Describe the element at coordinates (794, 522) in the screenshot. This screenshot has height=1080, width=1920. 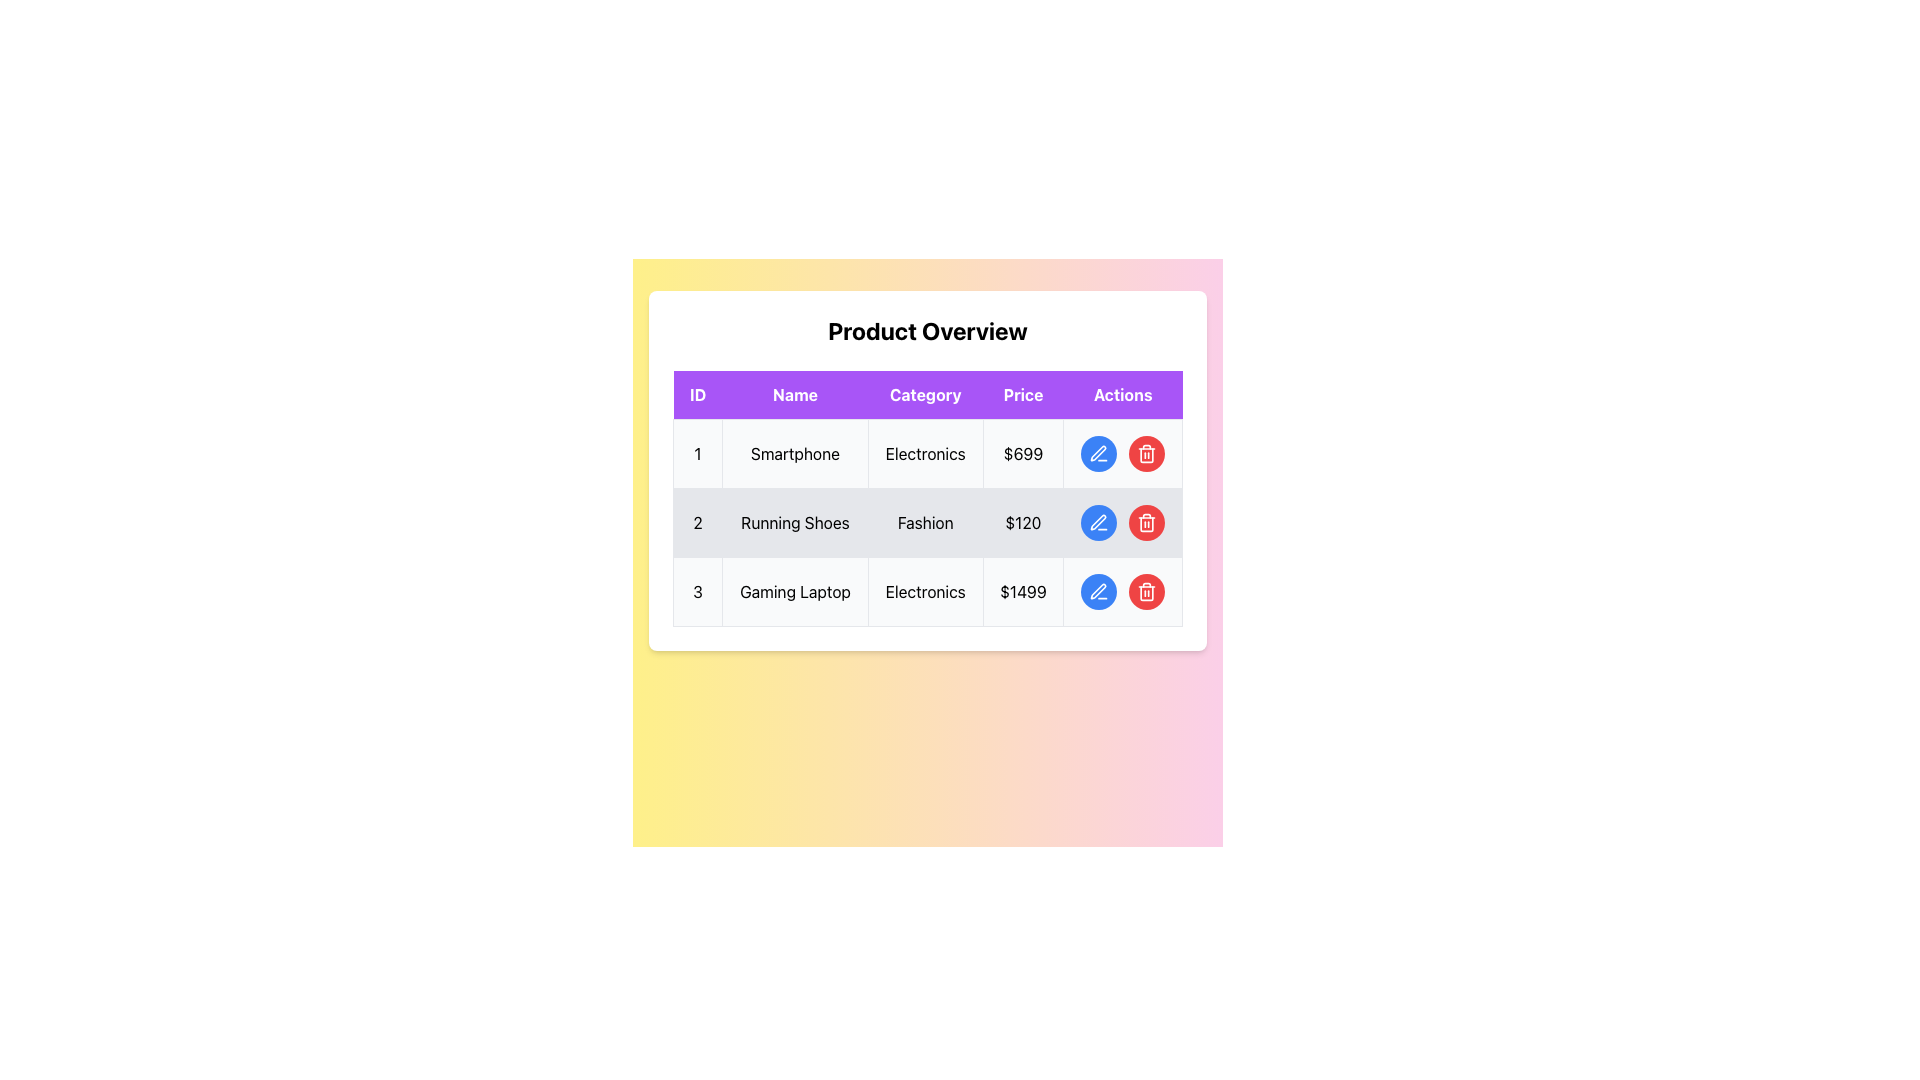
I see `the text label that displays 'Running Shoes', which is styled with a gray background and is located in the second column of the second row of a table` at that location.